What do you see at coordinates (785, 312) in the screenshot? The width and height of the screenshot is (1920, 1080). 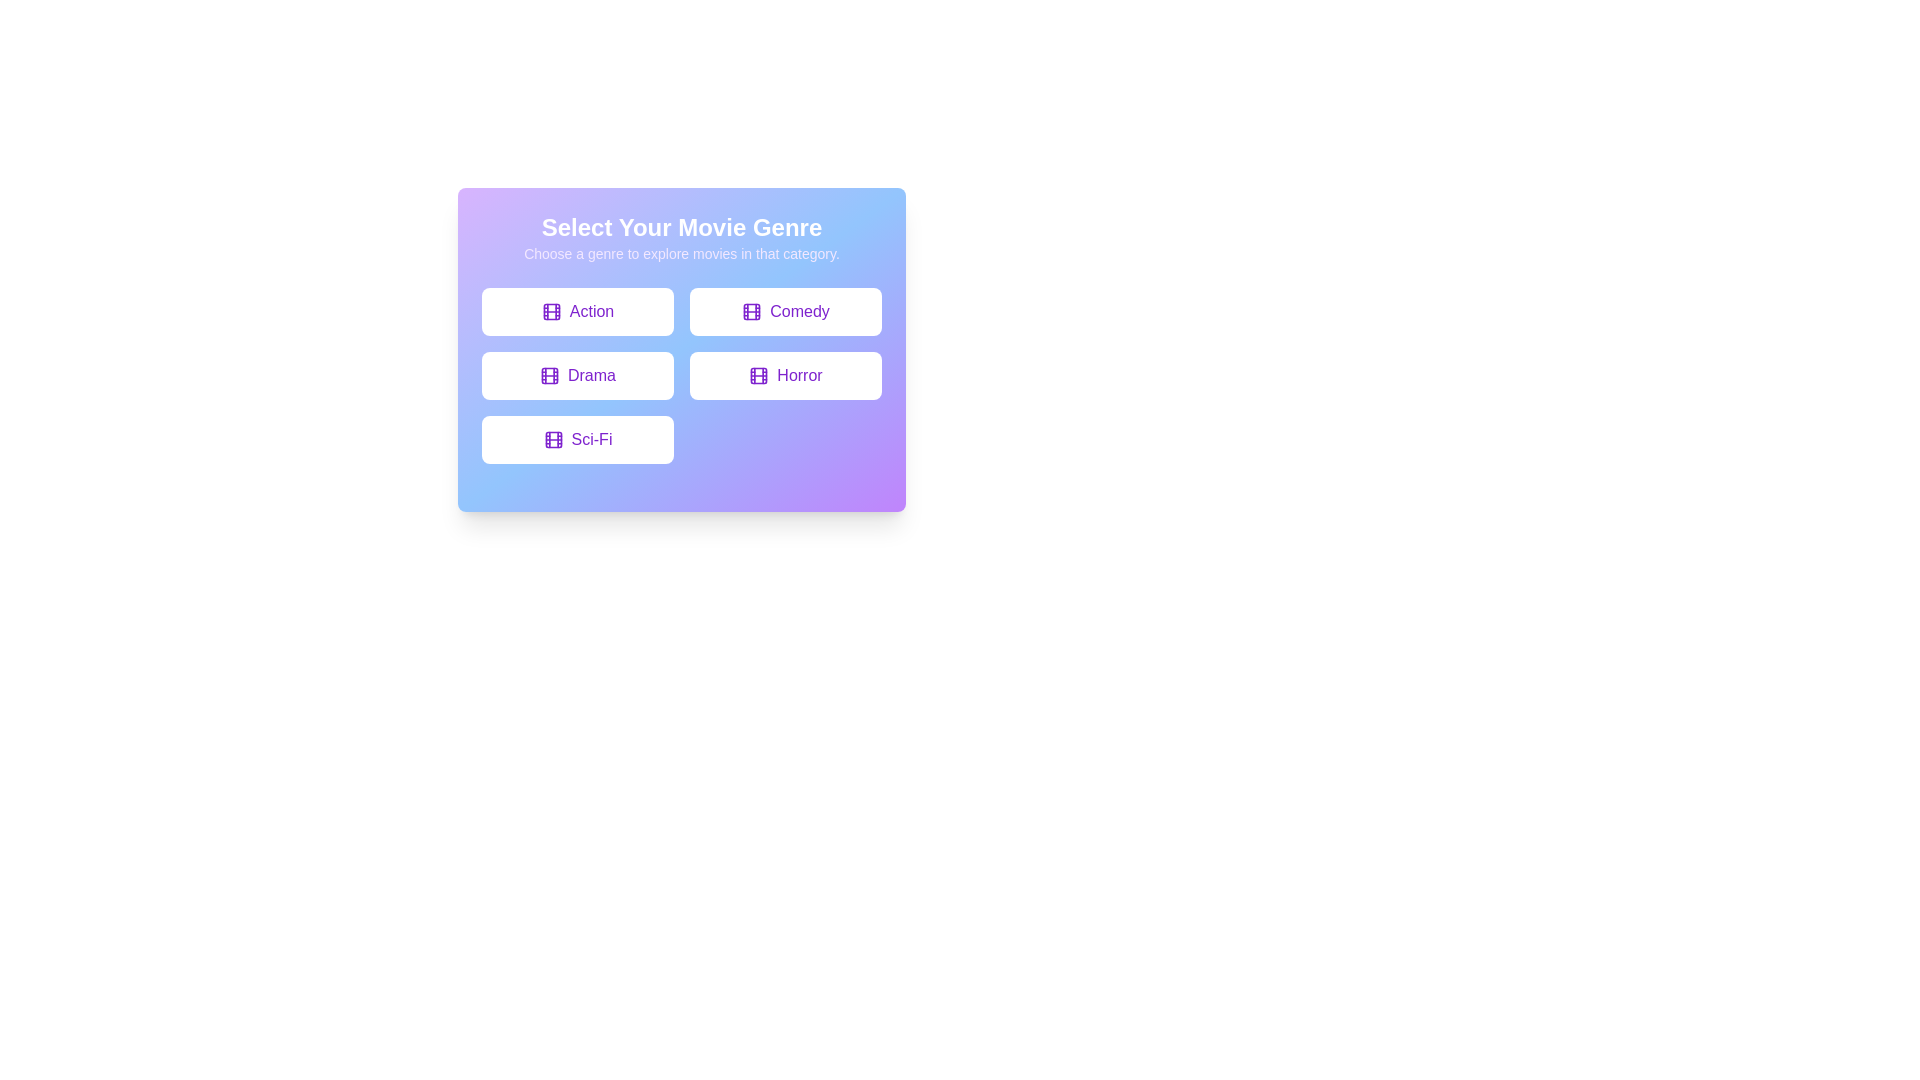 I see `the button corresponding to the genre Comedy` at bounding box center [785, 312].